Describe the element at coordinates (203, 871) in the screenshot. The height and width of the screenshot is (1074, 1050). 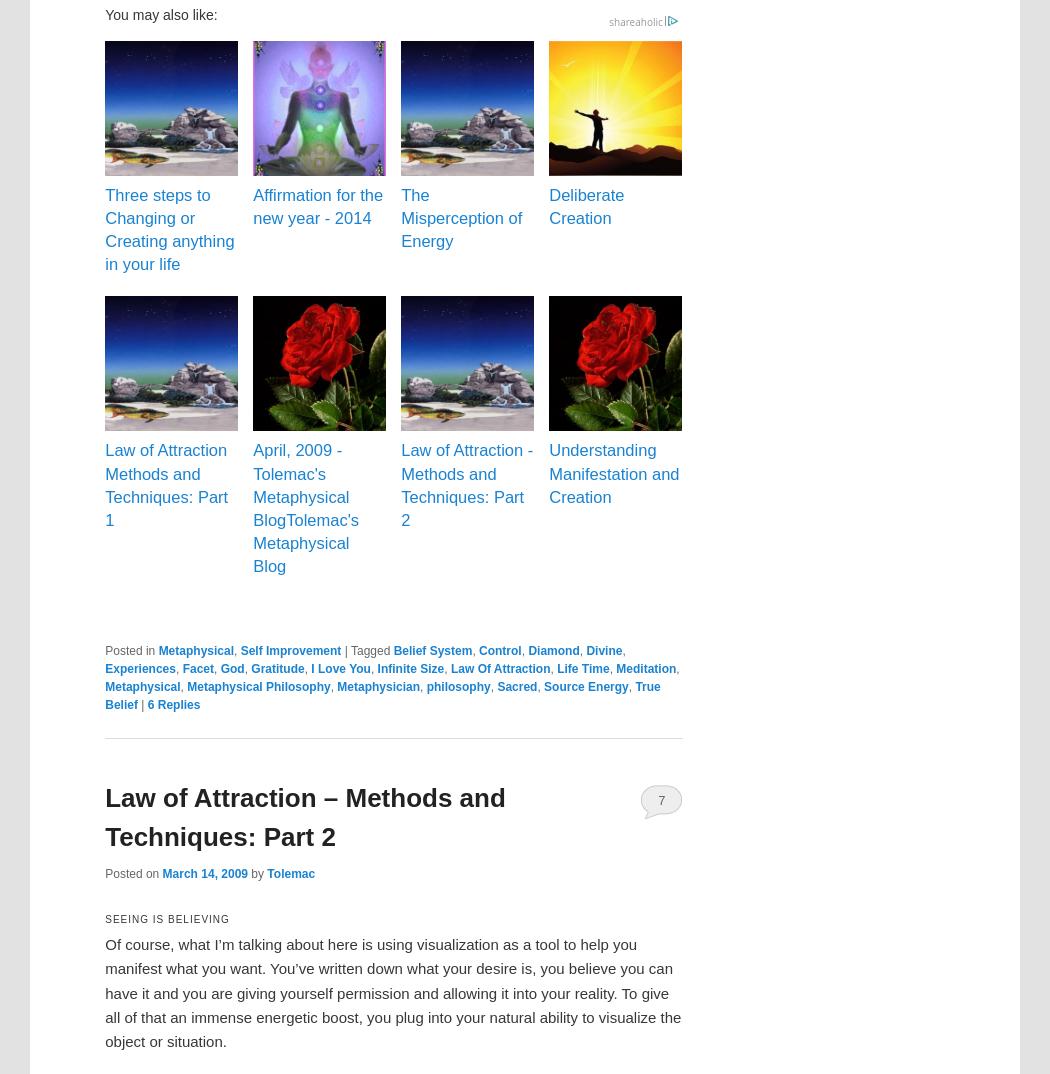
I see `'March 14, 2009'` at that location.